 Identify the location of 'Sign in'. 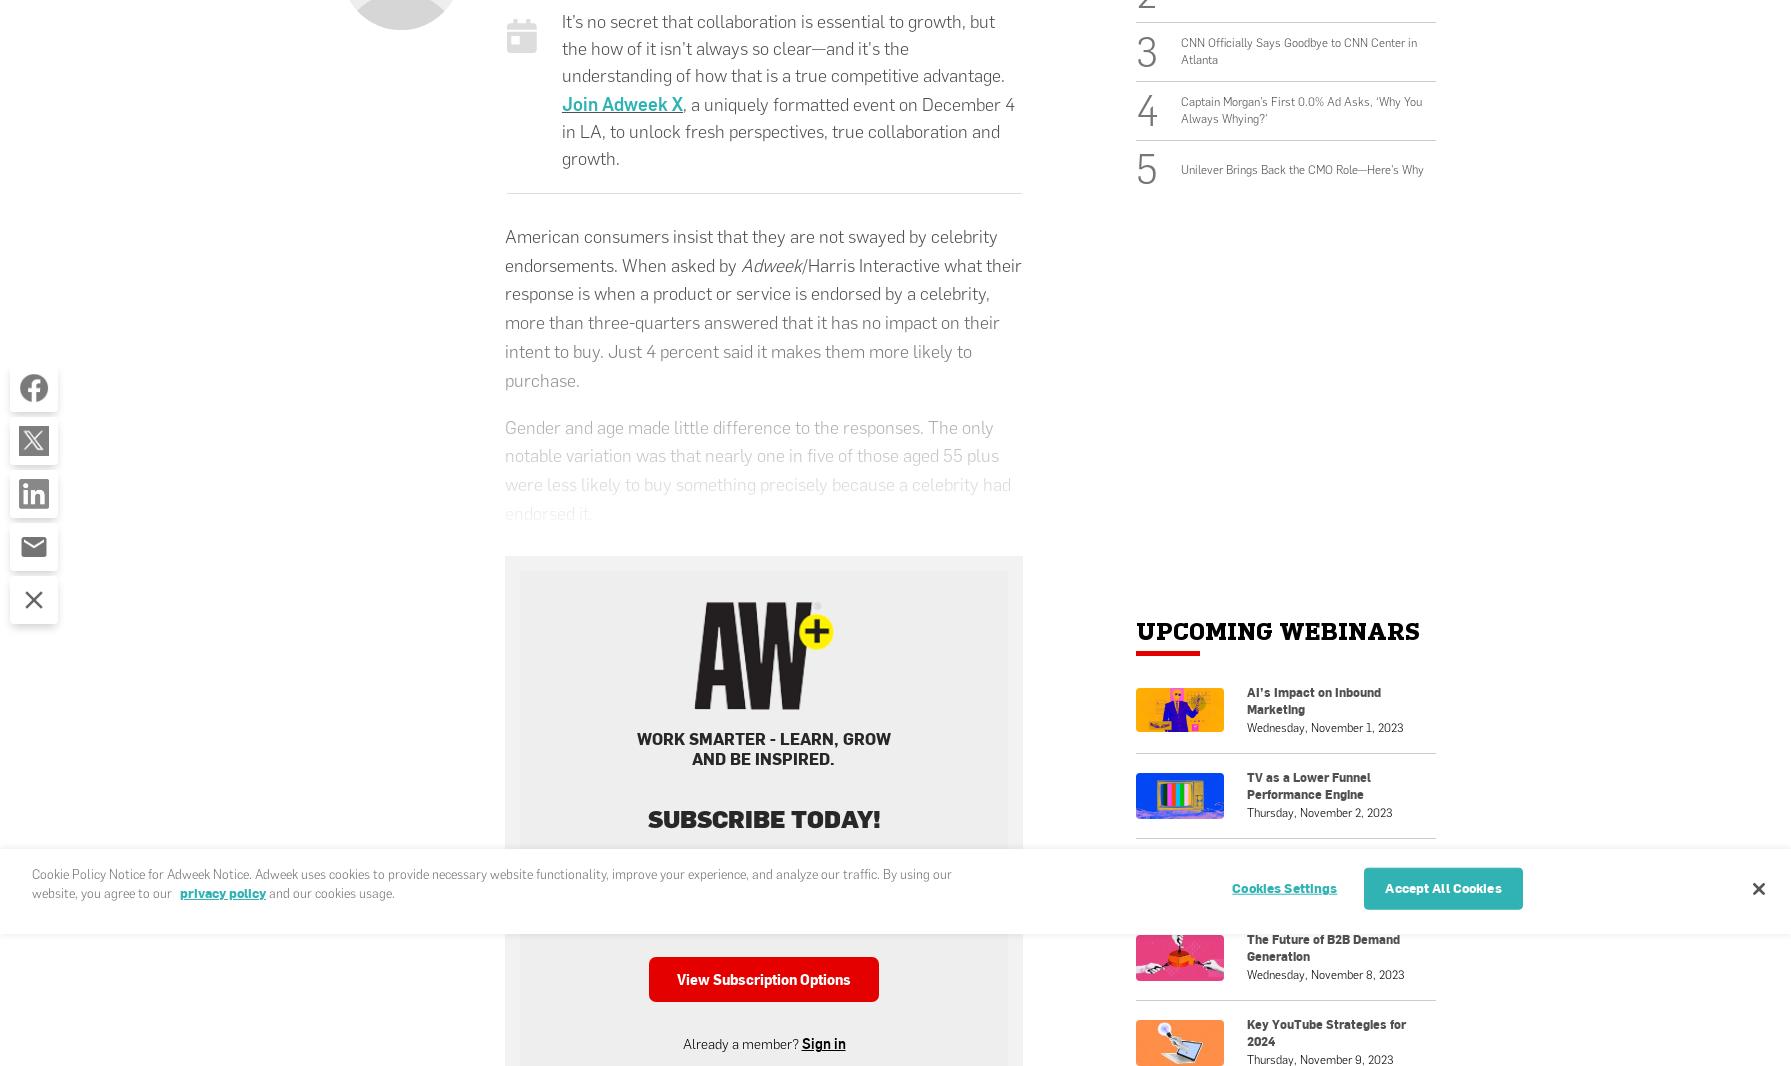
(822, 1043).